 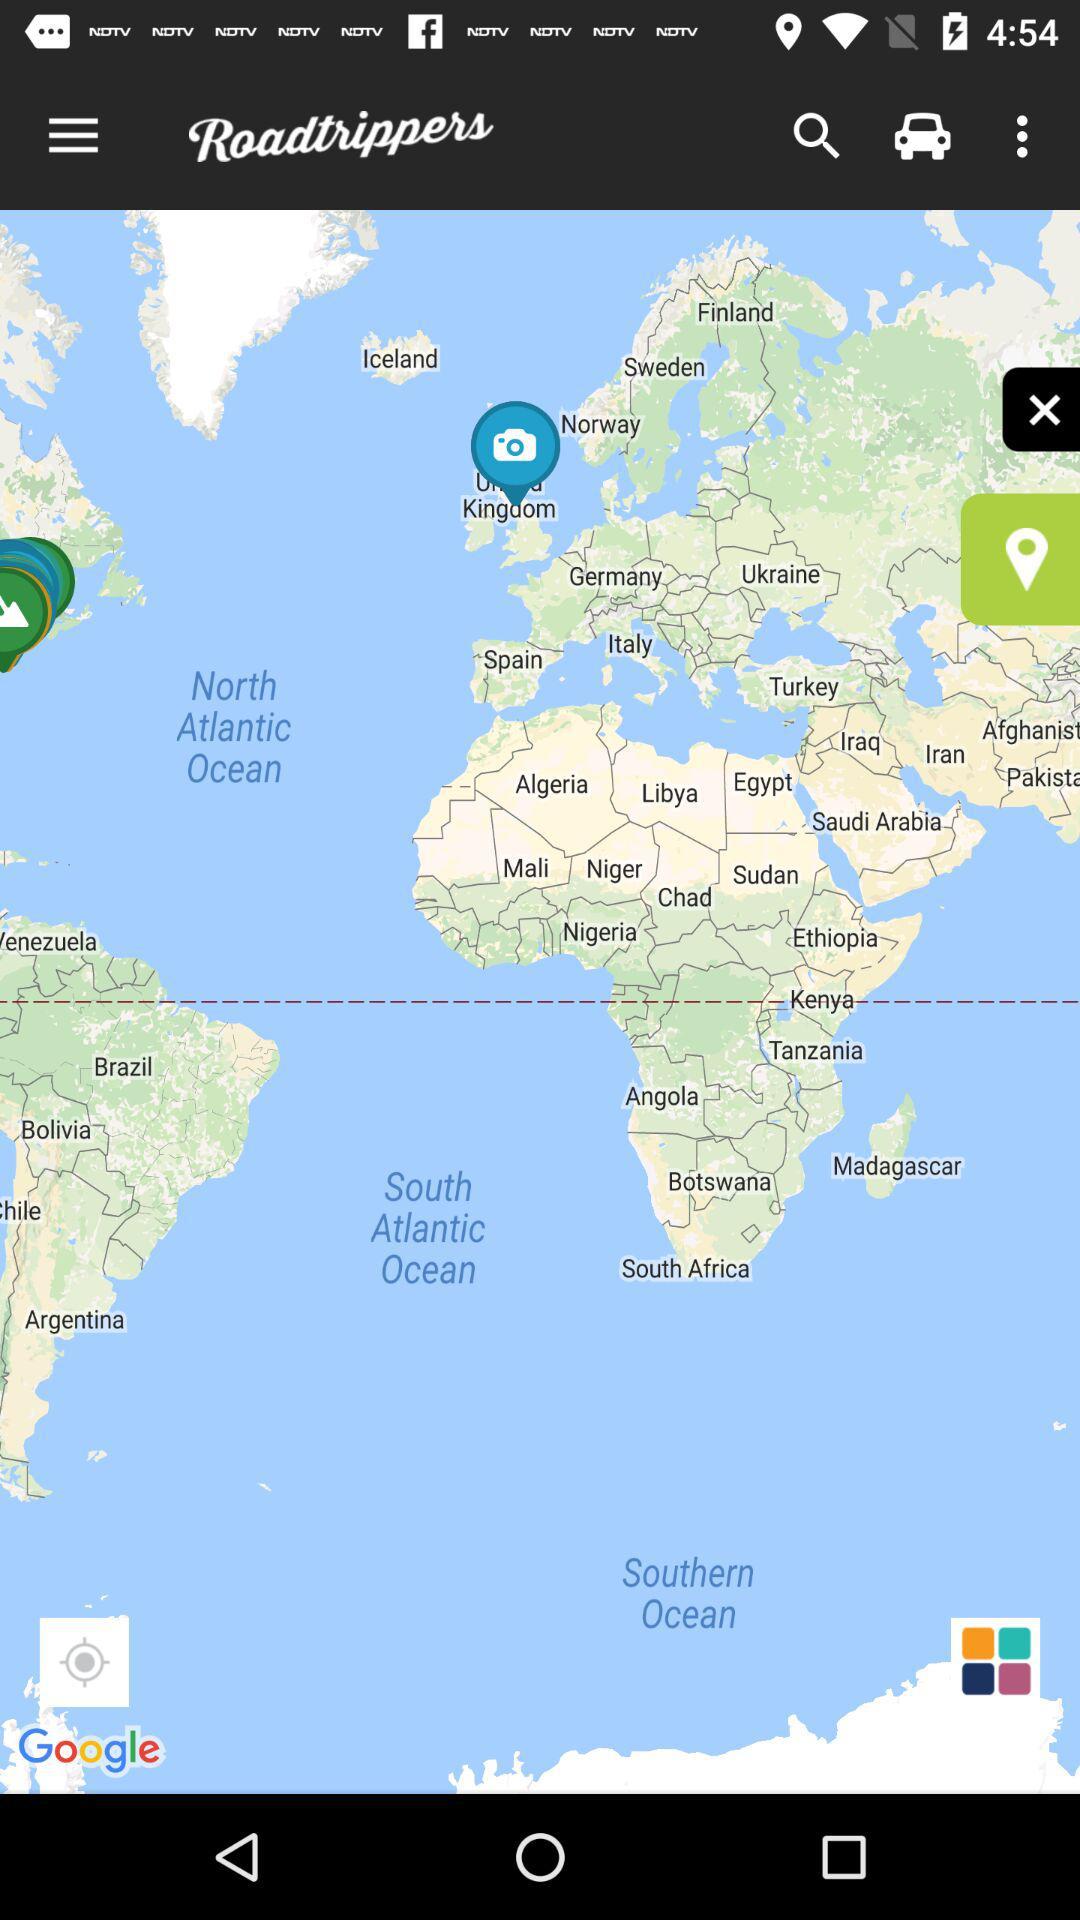 What do you see at coordinates (83, 1662) in the screenshot?
I see `the location_crosshair icon` at bounding box center [83, 1662].